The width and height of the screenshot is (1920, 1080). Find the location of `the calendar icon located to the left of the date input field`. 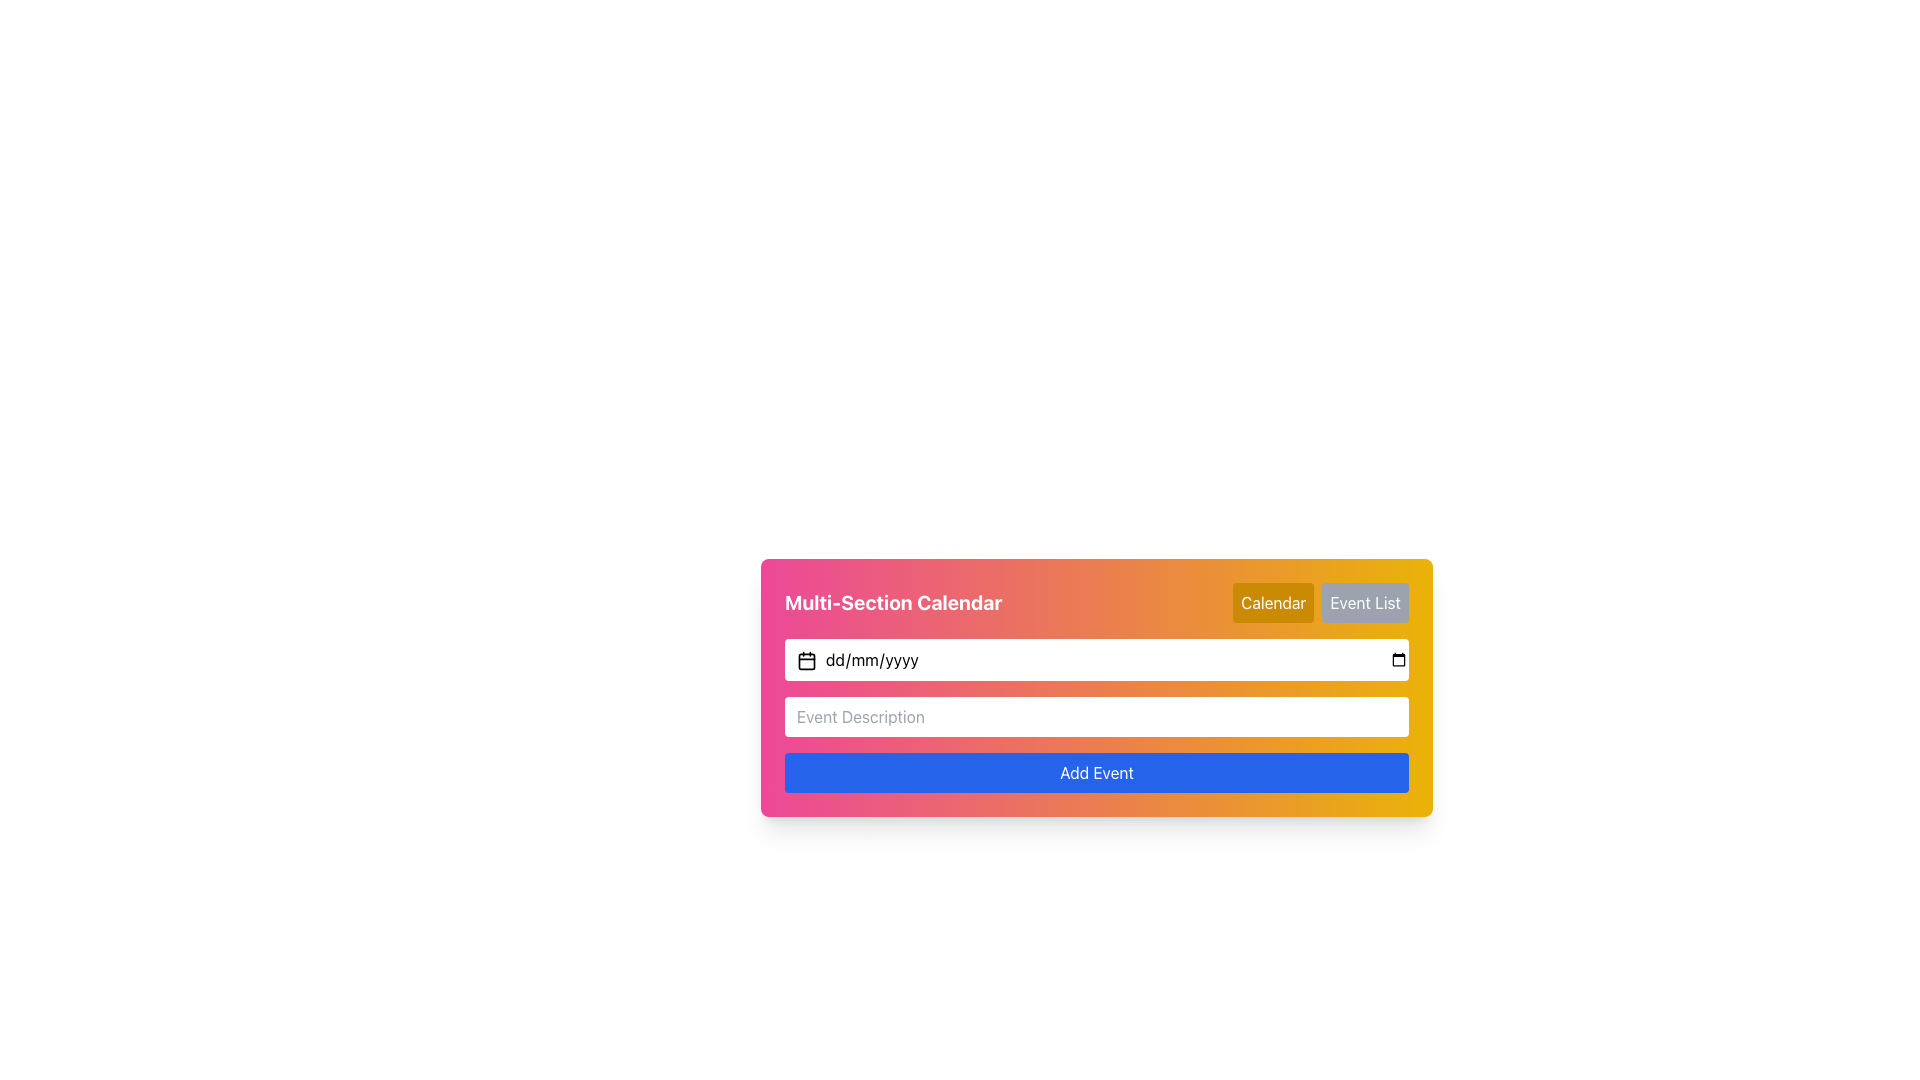

the calendar icon located to the left of the date input field is located at coordinates (806, 660).